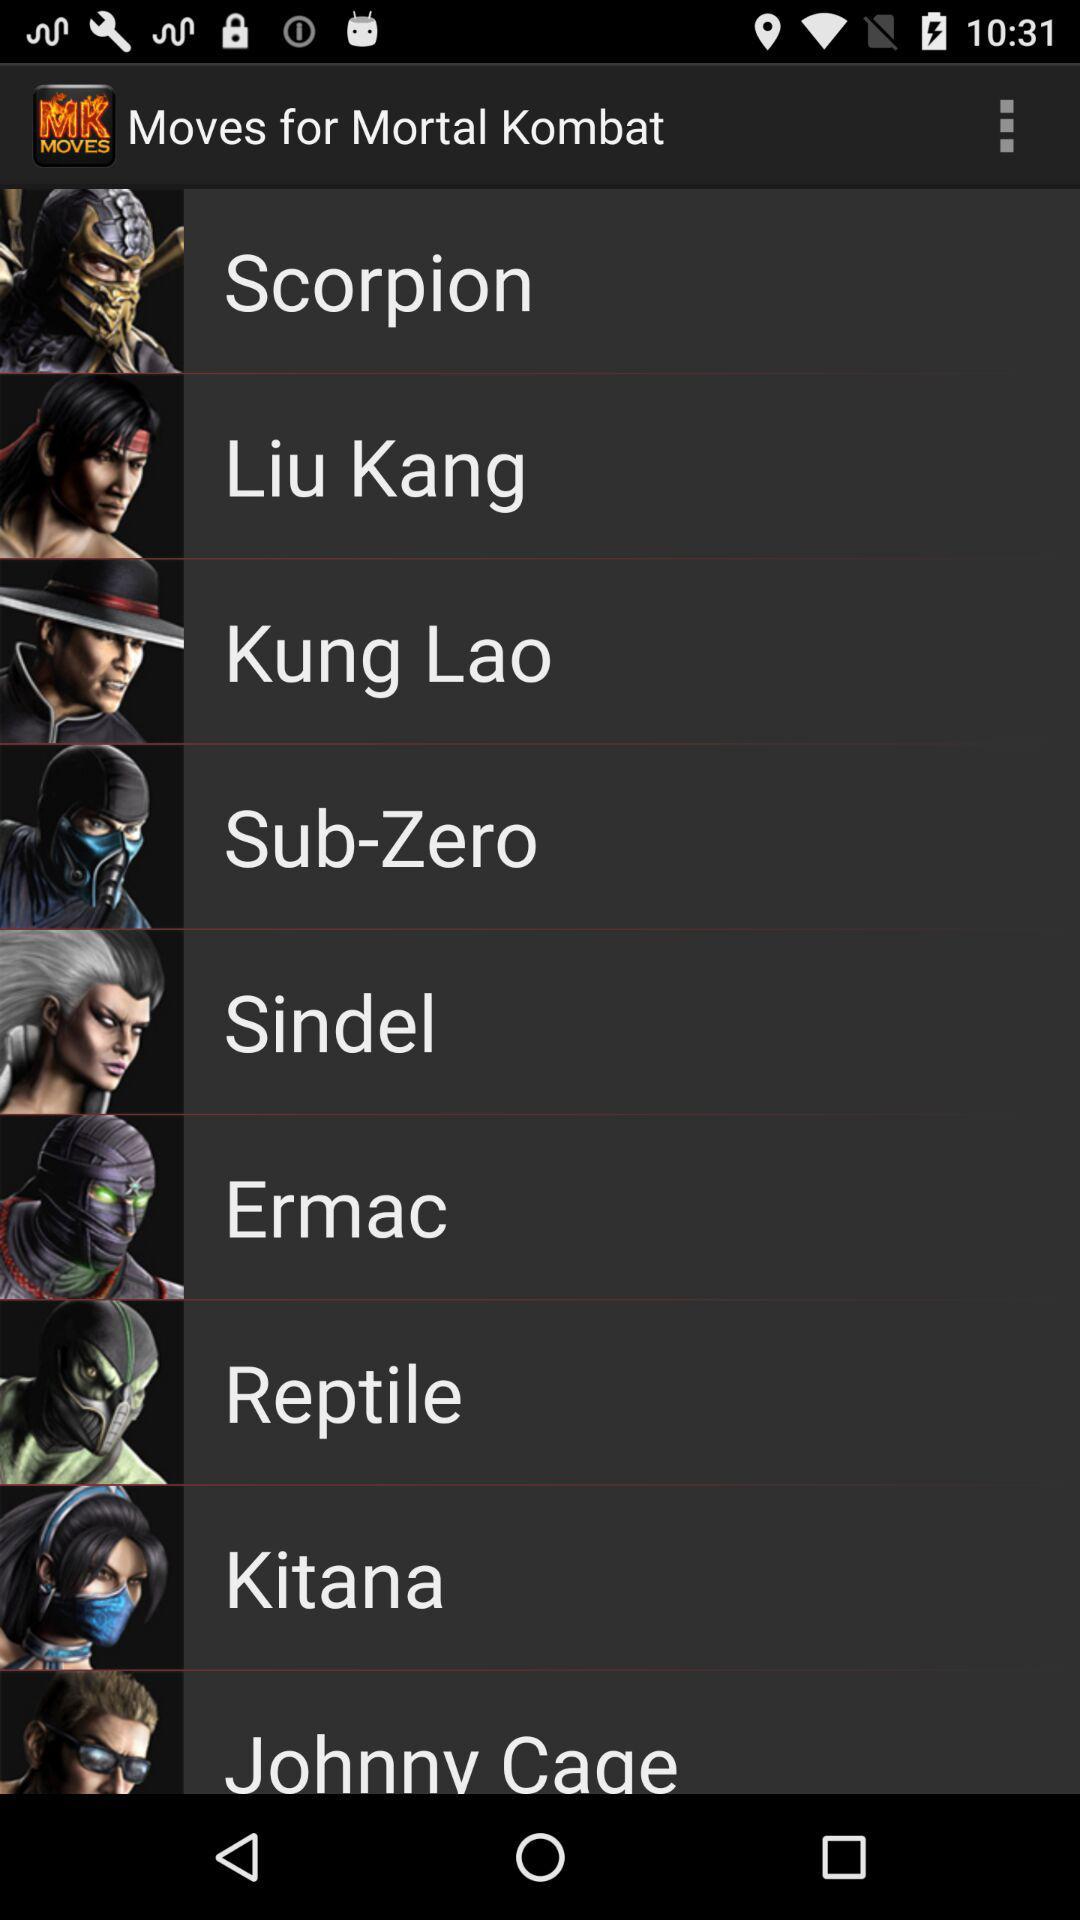 The width and height of the screenshot is (1080, 1920). Describe the element at coordinates (334, 1205) in the screenshot. I see `the item above the reptile` at that location.